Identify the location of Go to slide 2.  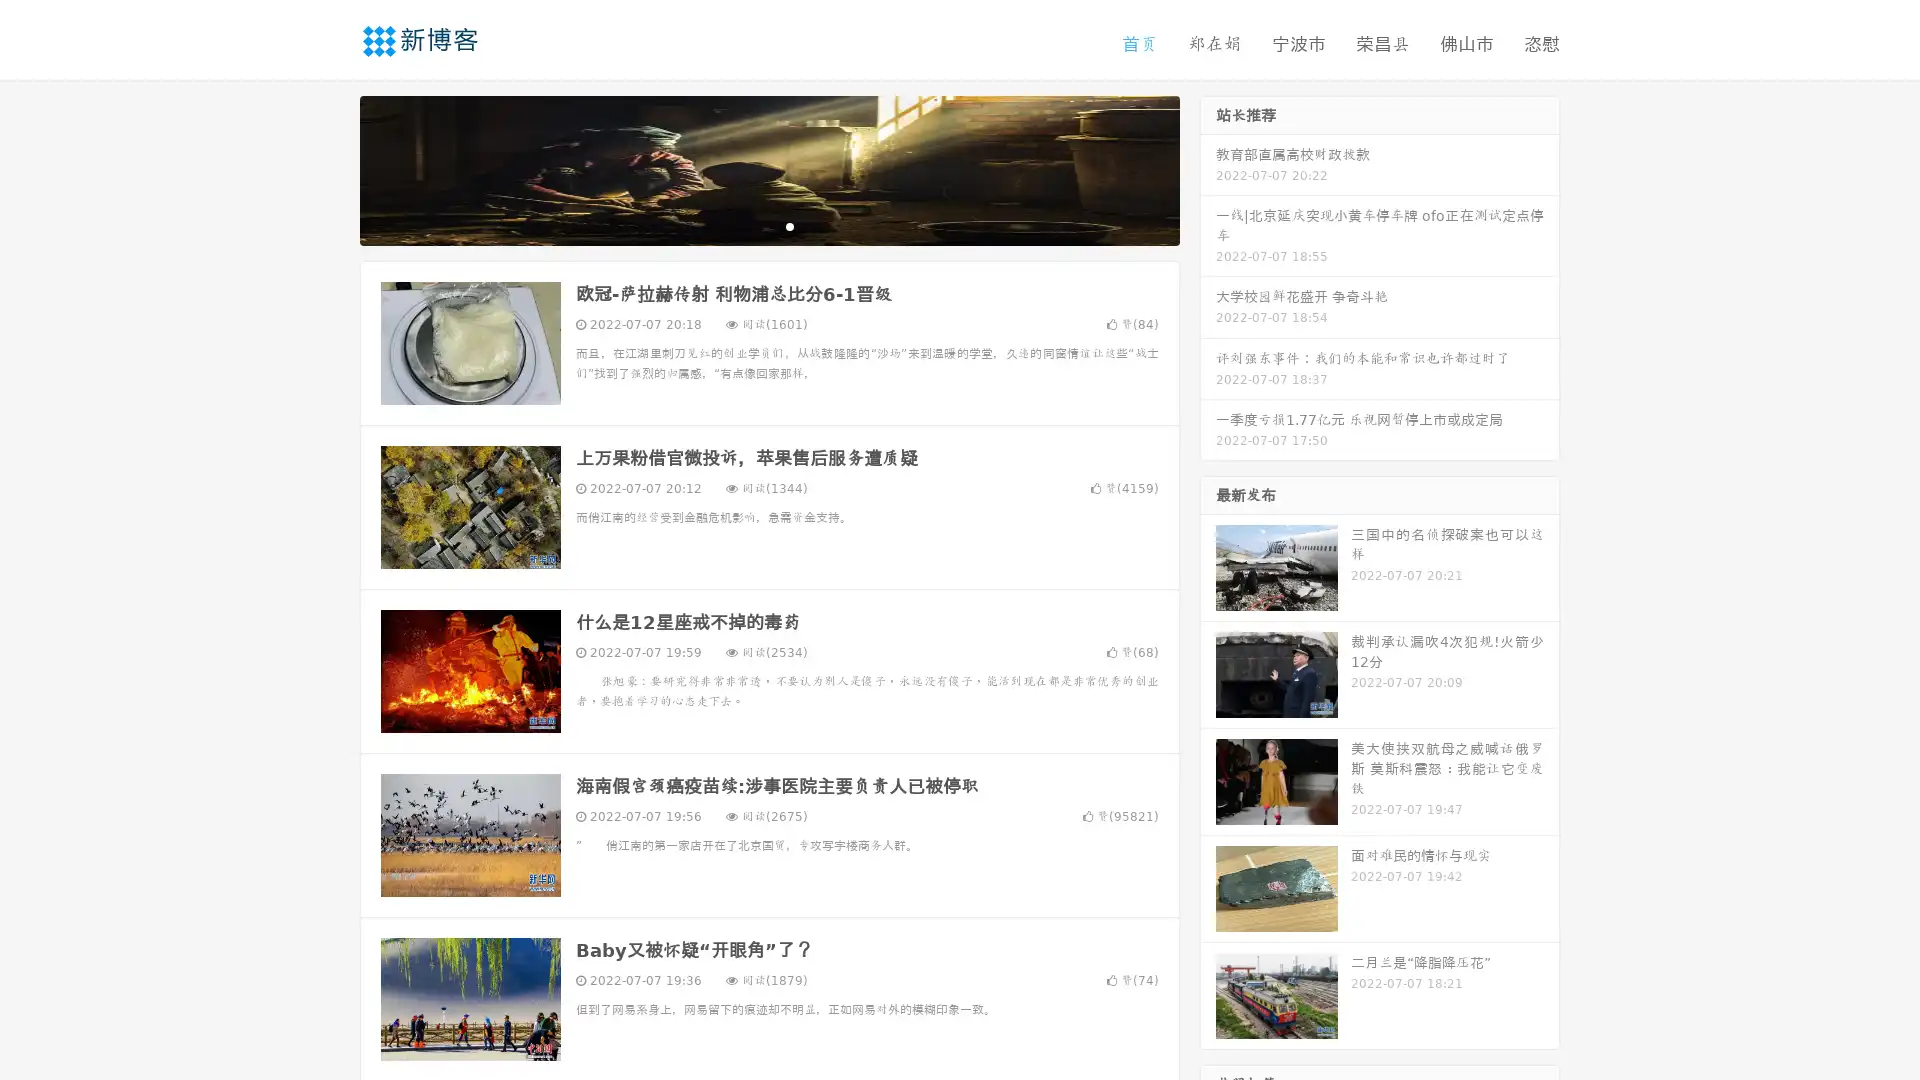
(768, 225).